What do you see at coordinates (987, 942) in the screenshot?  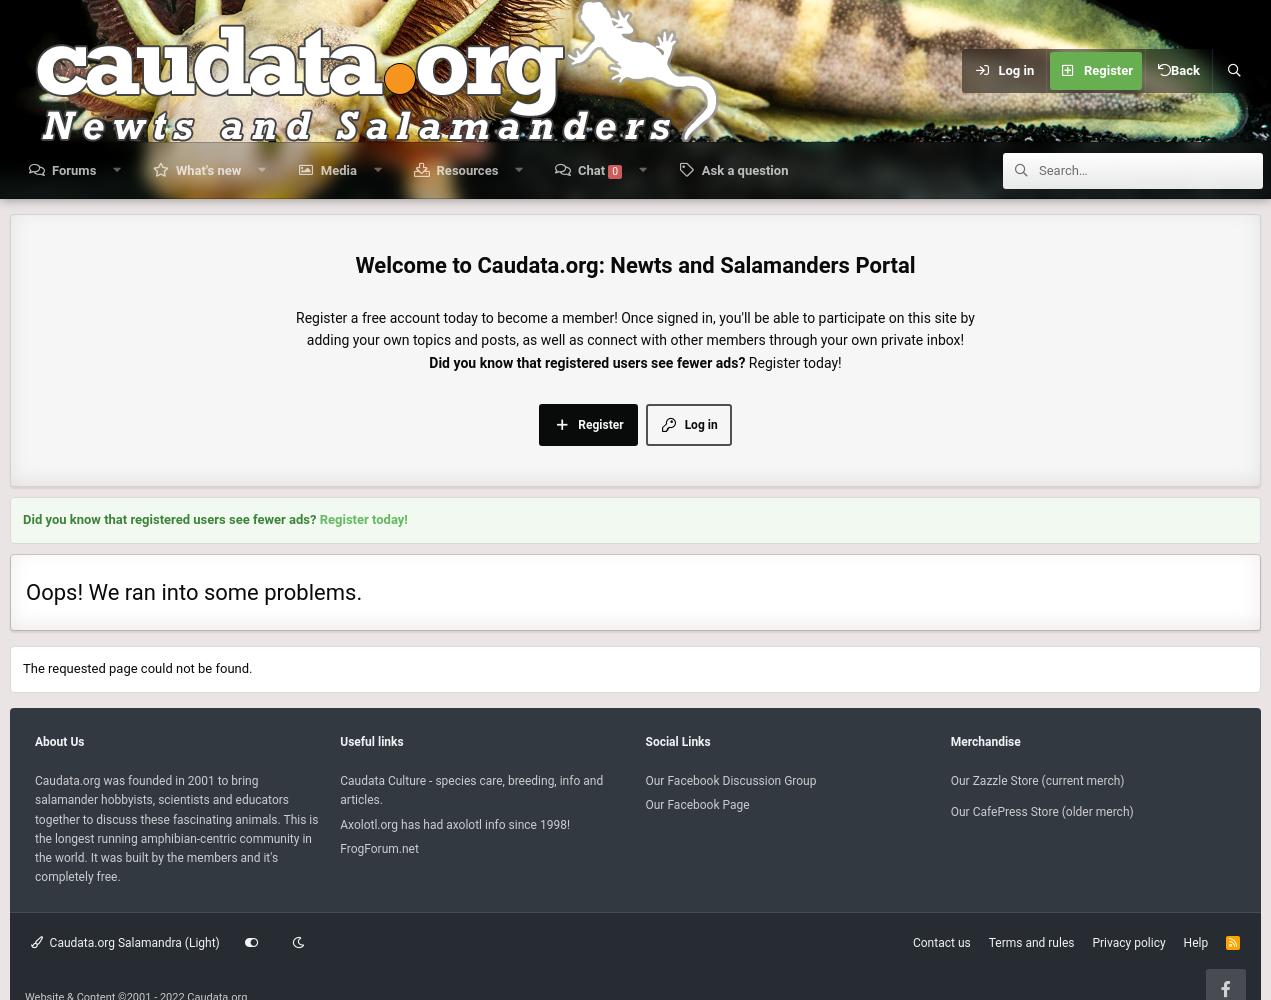 I see `'Terms and rules'` at bounding box center [987, 942].